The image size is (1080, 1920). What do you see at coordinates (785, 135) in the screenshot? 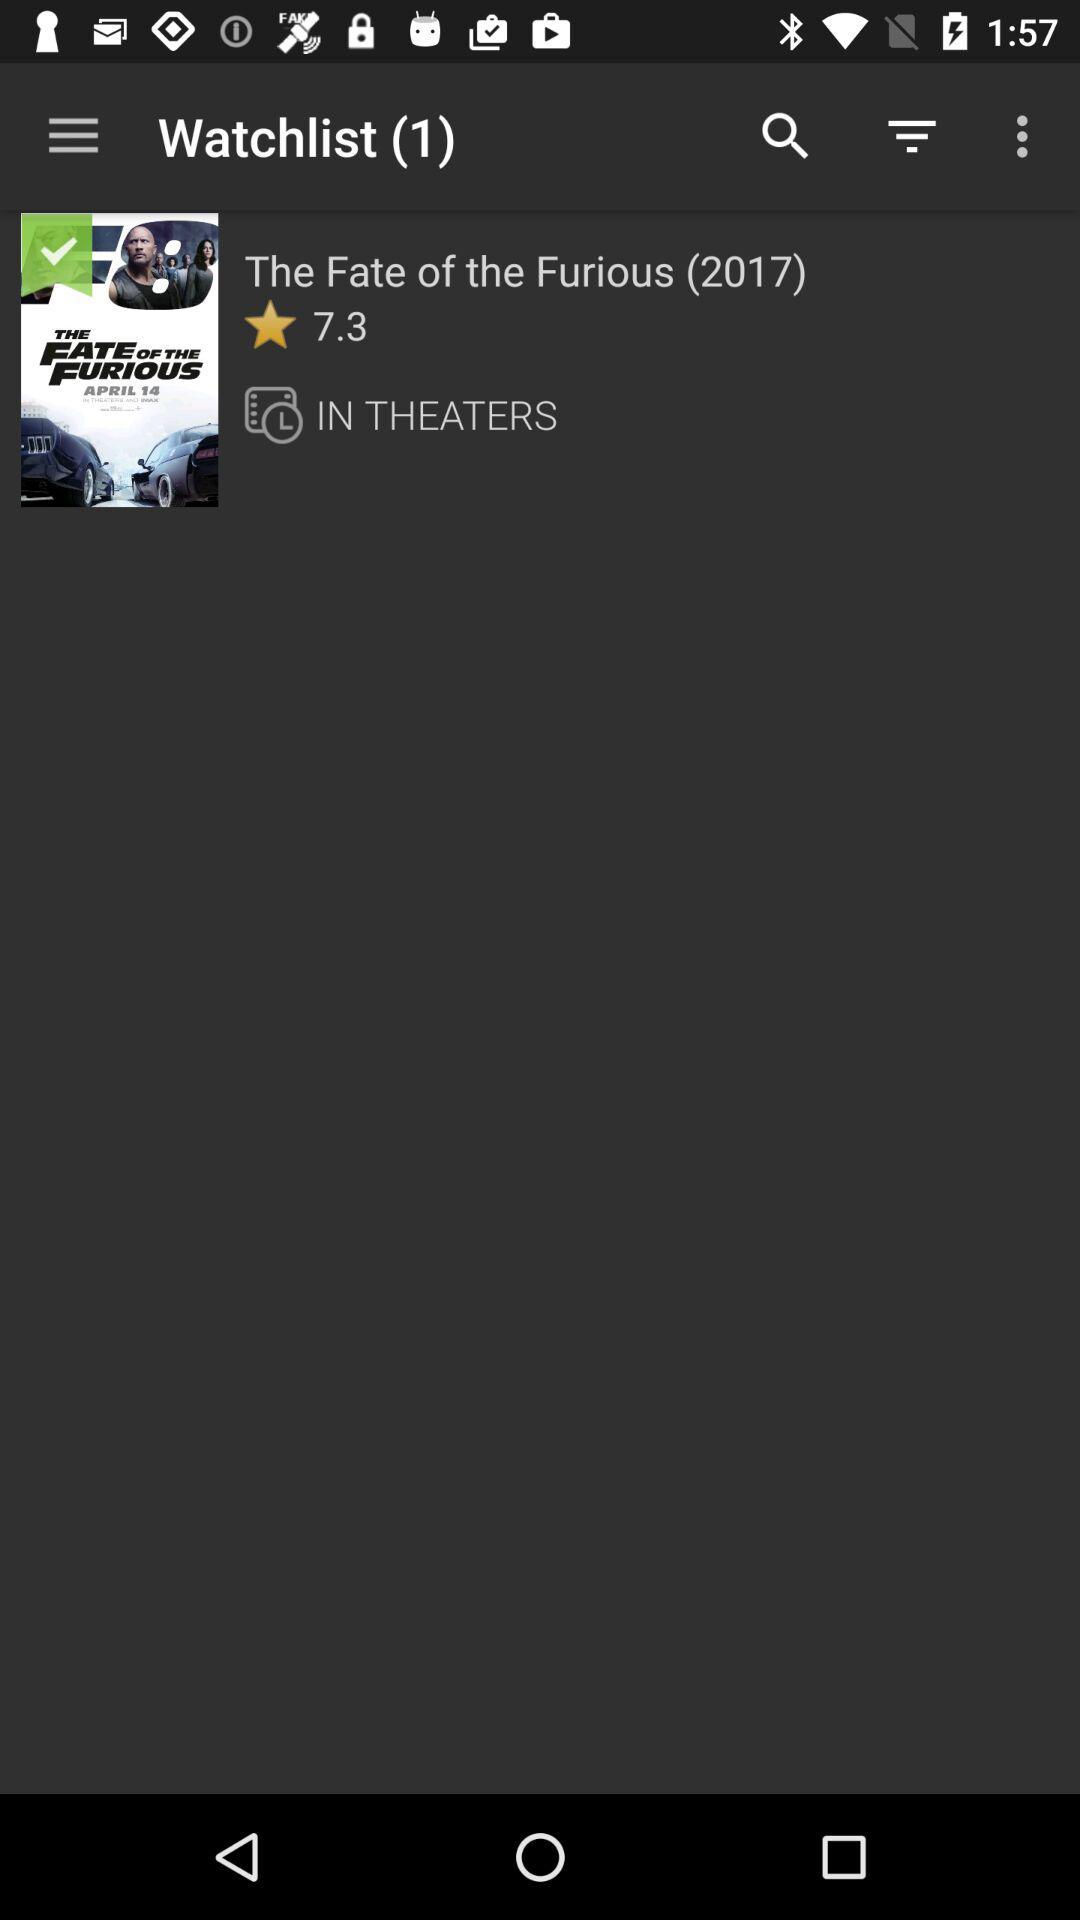
I see `icon to the right of the watchlist (1) app` at bounding box center [785, 135].